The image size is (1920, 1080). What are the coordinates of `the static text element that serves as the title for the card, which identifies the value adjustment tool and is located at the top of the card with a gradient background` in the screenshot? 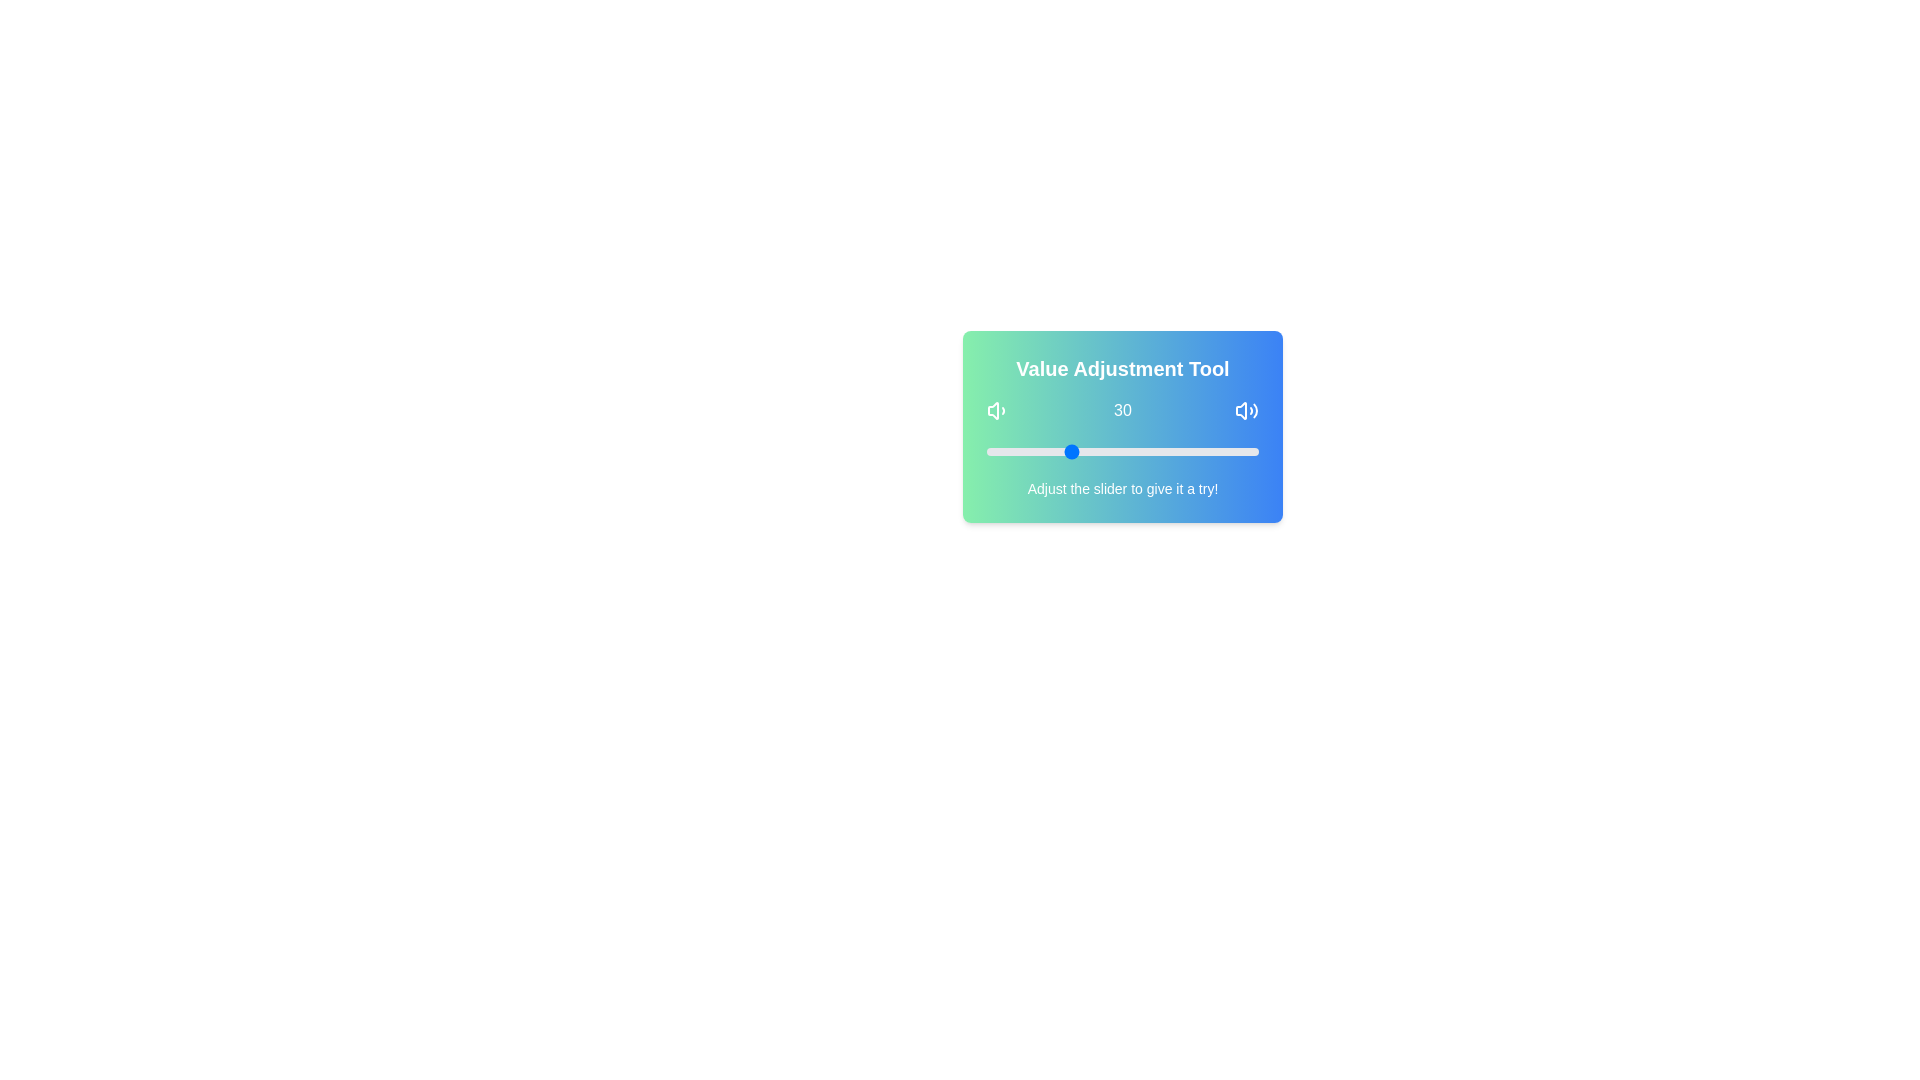 It's located at (1123, 369).